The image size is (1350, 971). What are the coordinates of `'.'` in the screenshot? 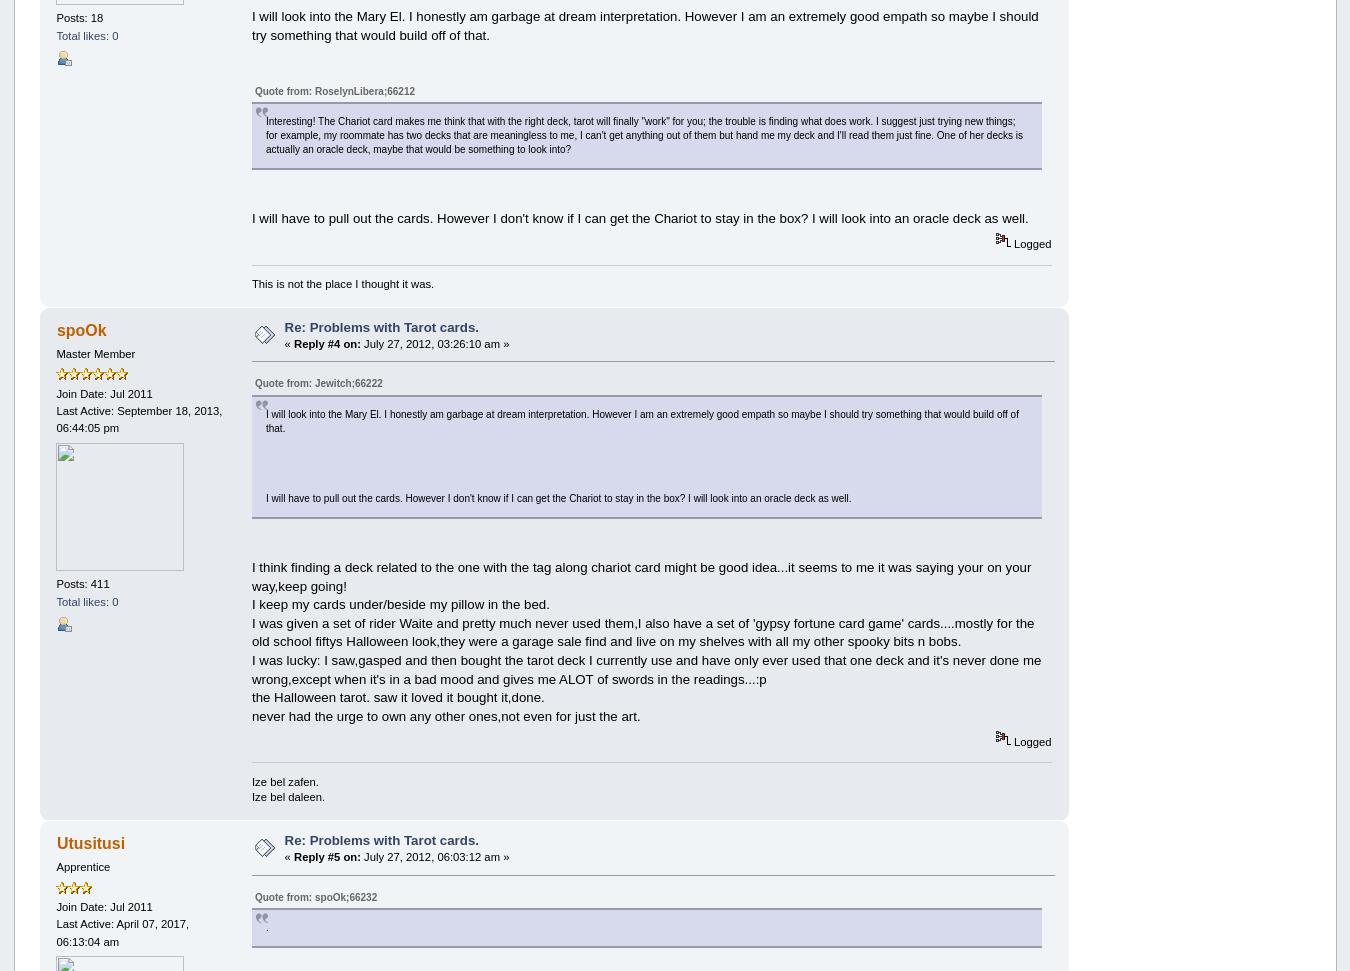 It's located at (265, 926).